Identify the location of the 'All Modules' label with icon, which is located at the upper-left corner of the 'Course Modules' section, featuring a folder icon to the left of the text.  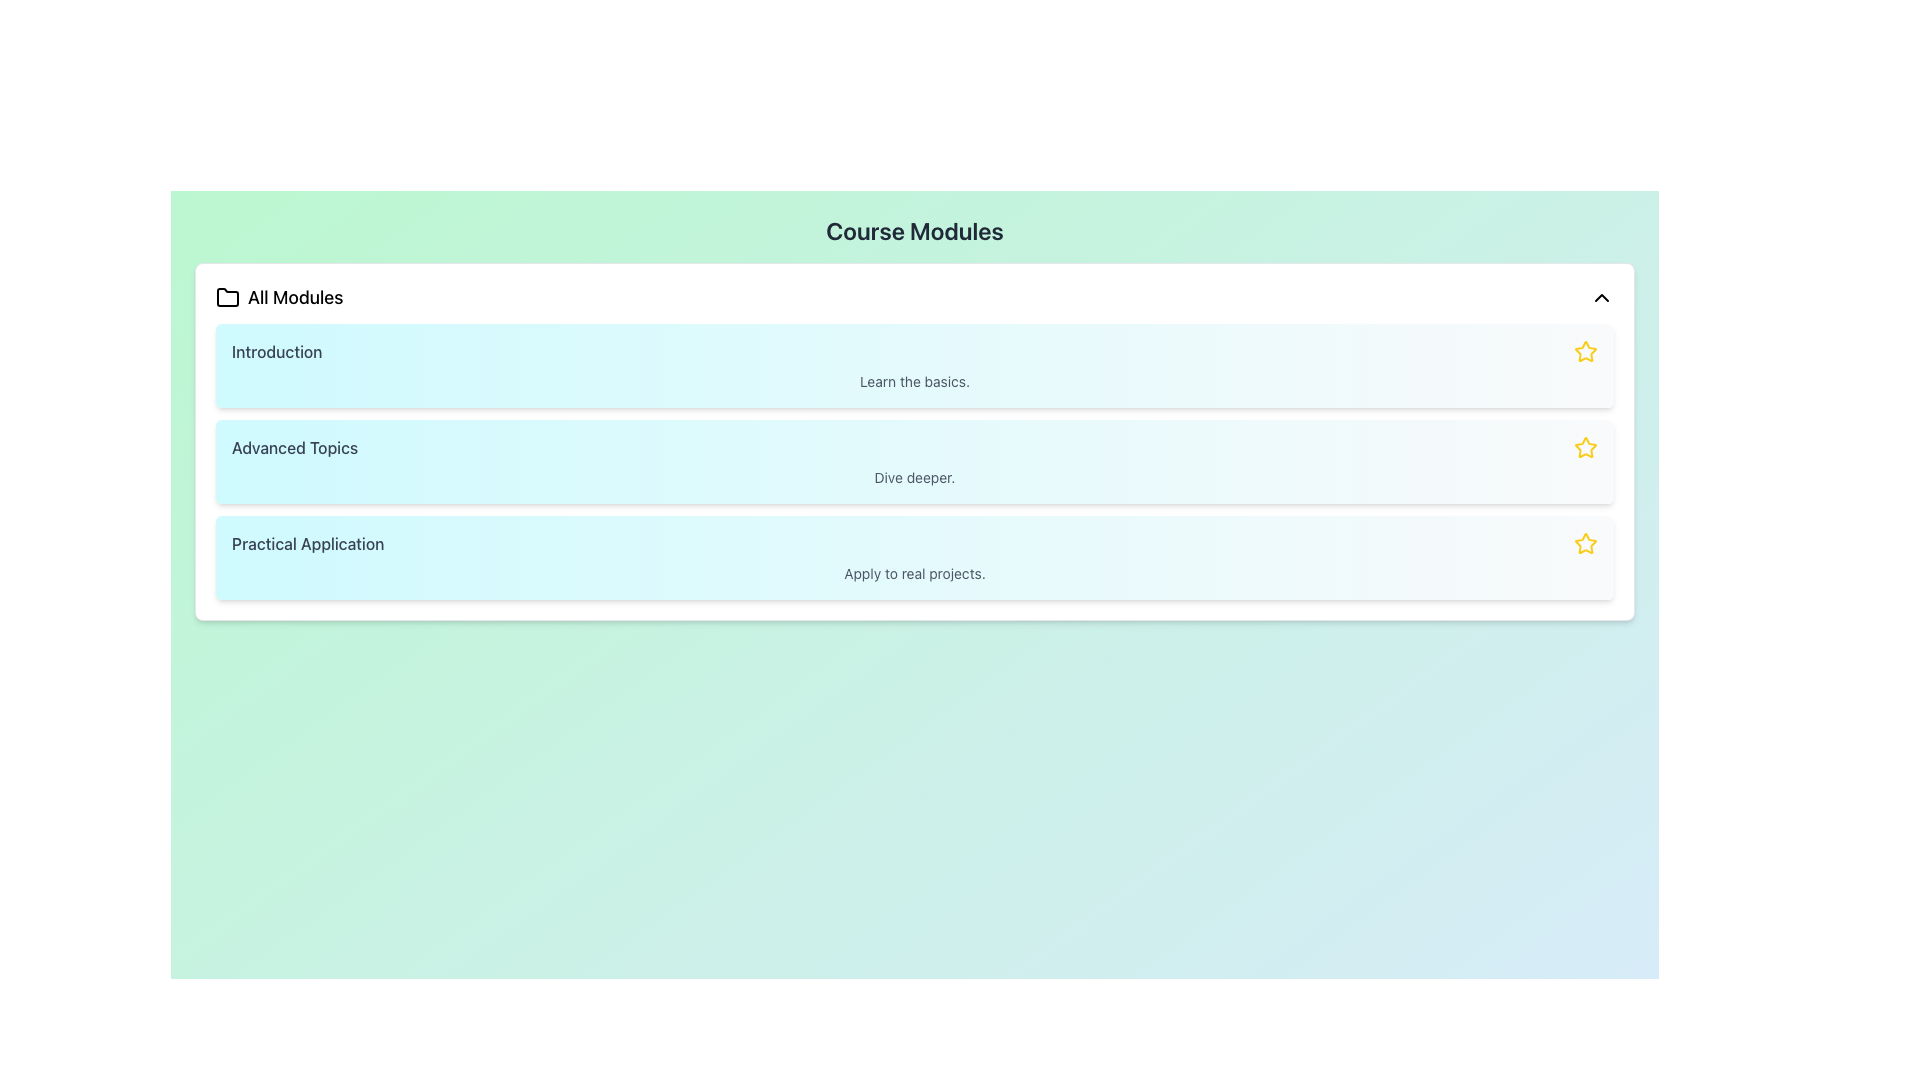
(278, 297).